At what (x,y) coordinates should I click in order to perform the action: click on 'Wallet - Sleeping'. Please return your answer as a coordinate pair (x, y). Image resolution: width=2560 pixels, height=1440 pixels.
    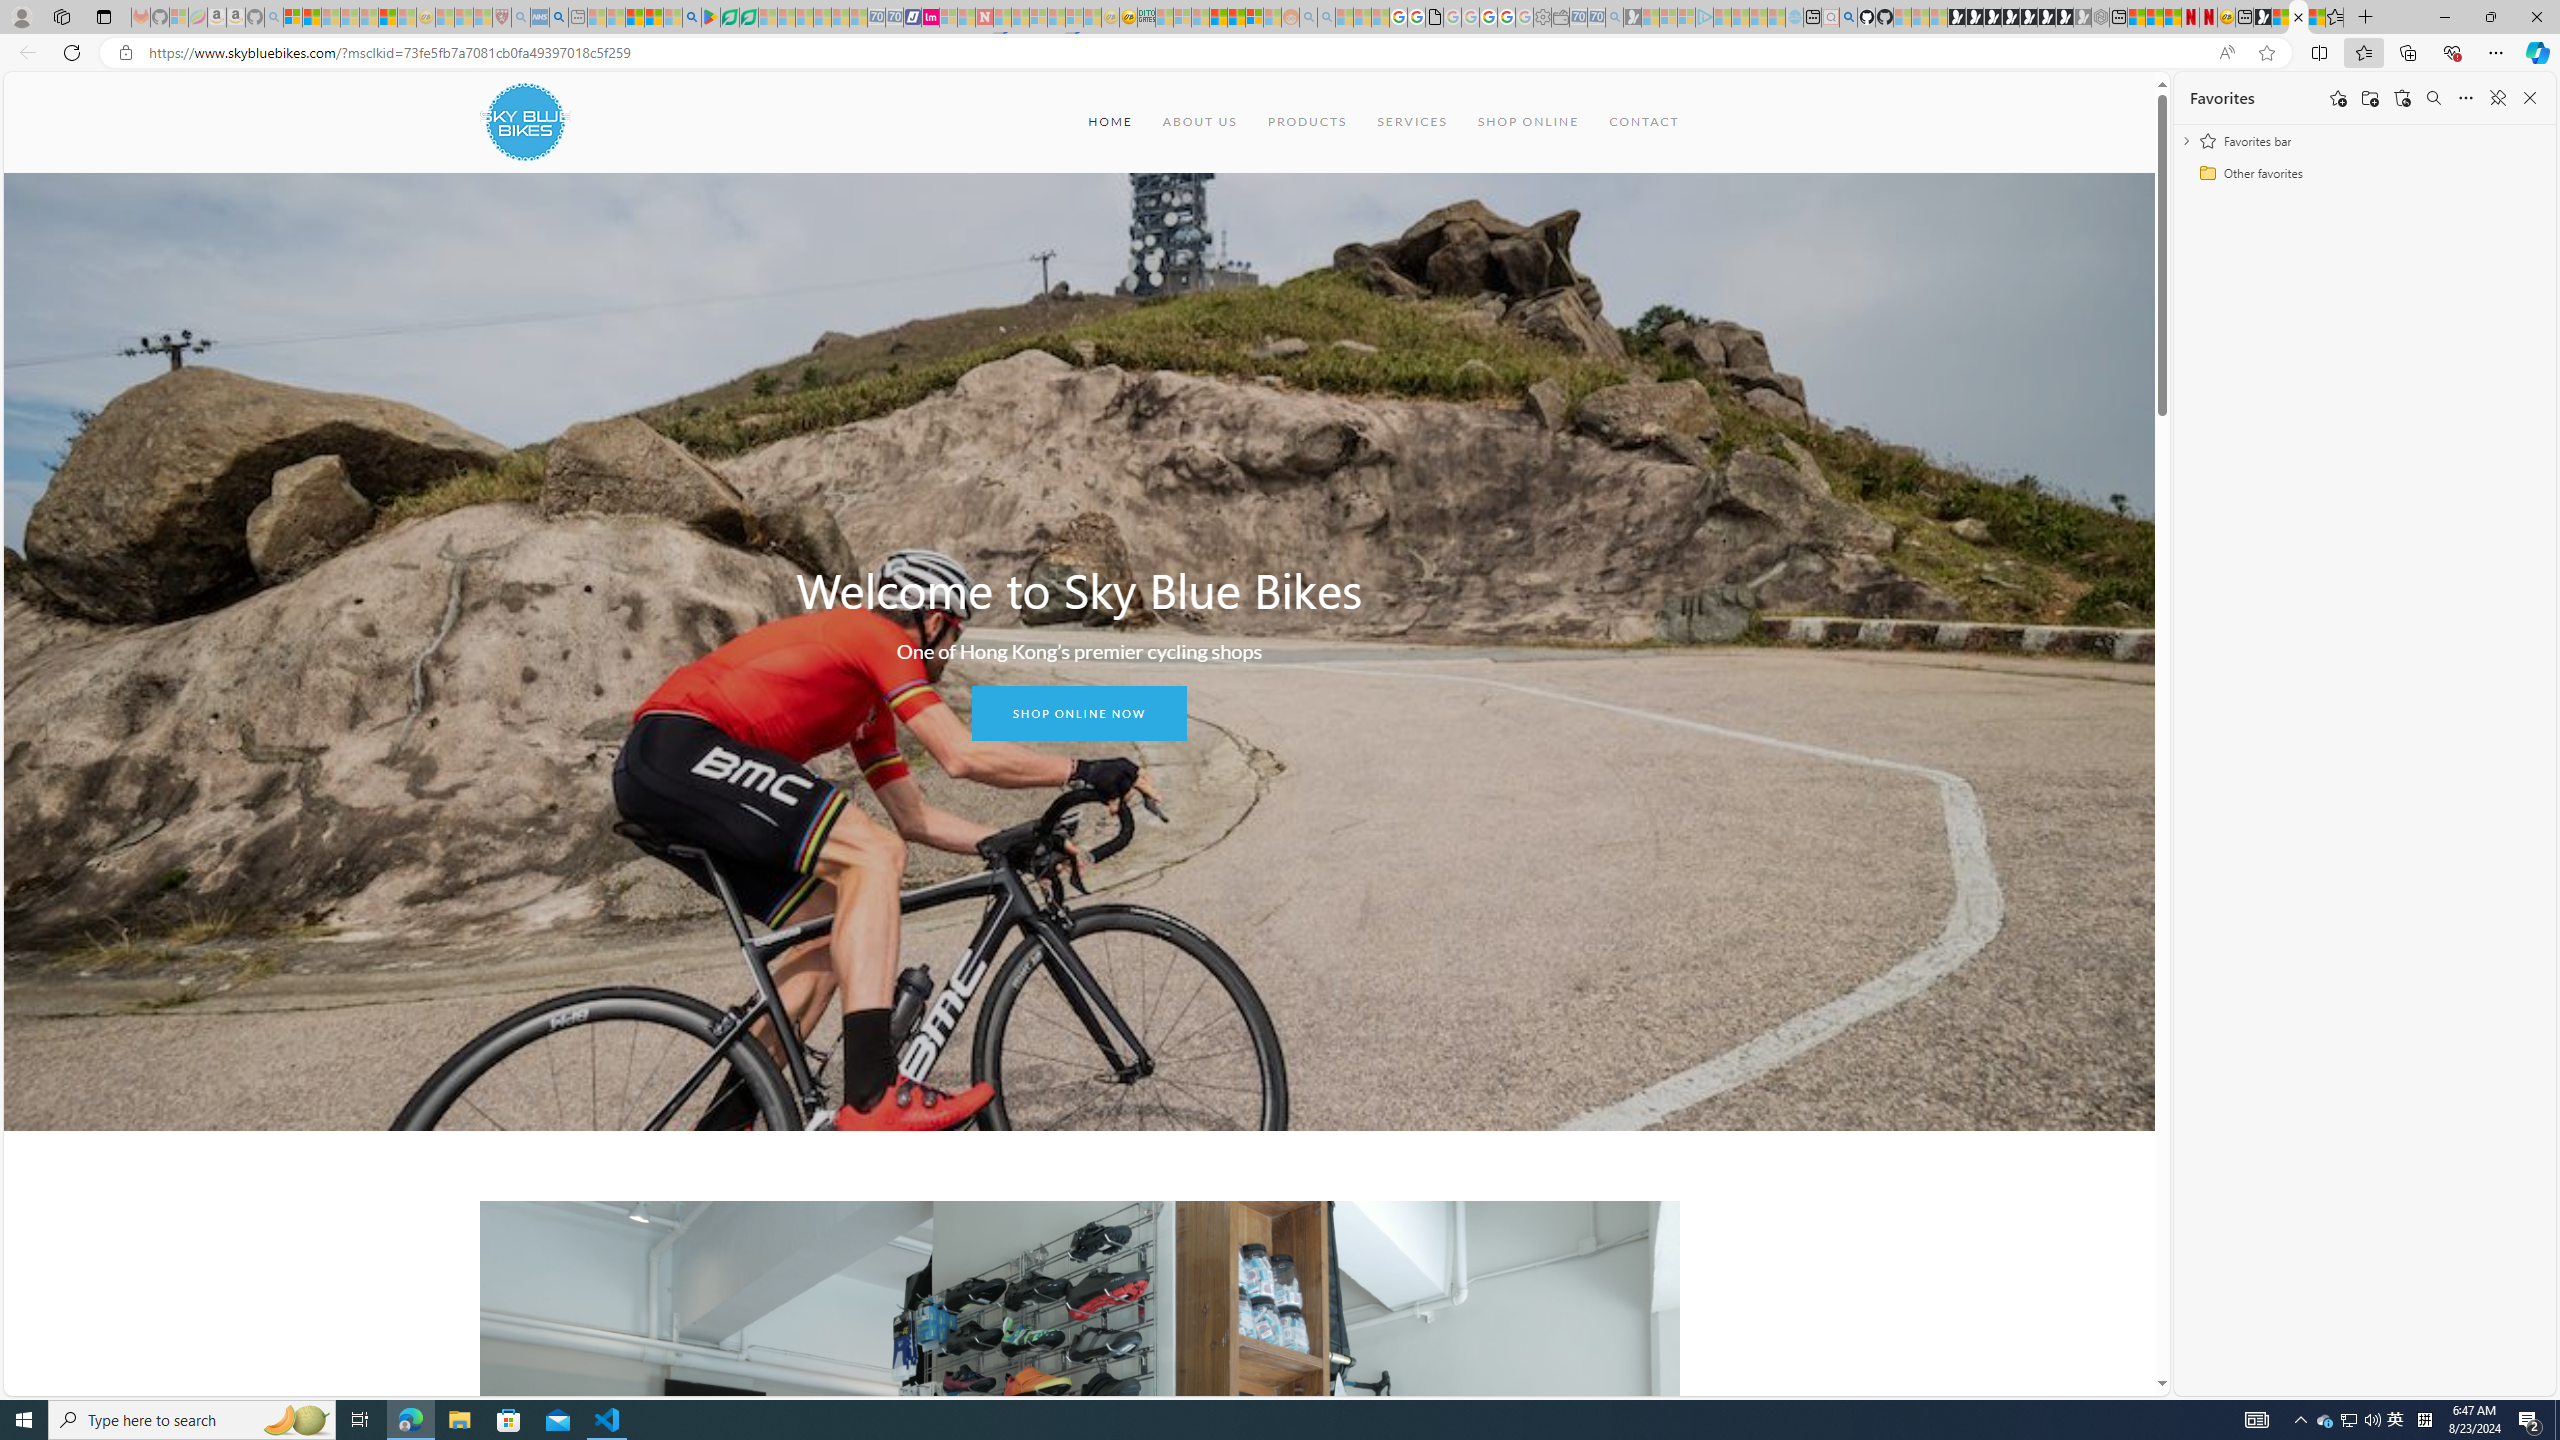
    Looking at the image, I should click on (1560, 16).